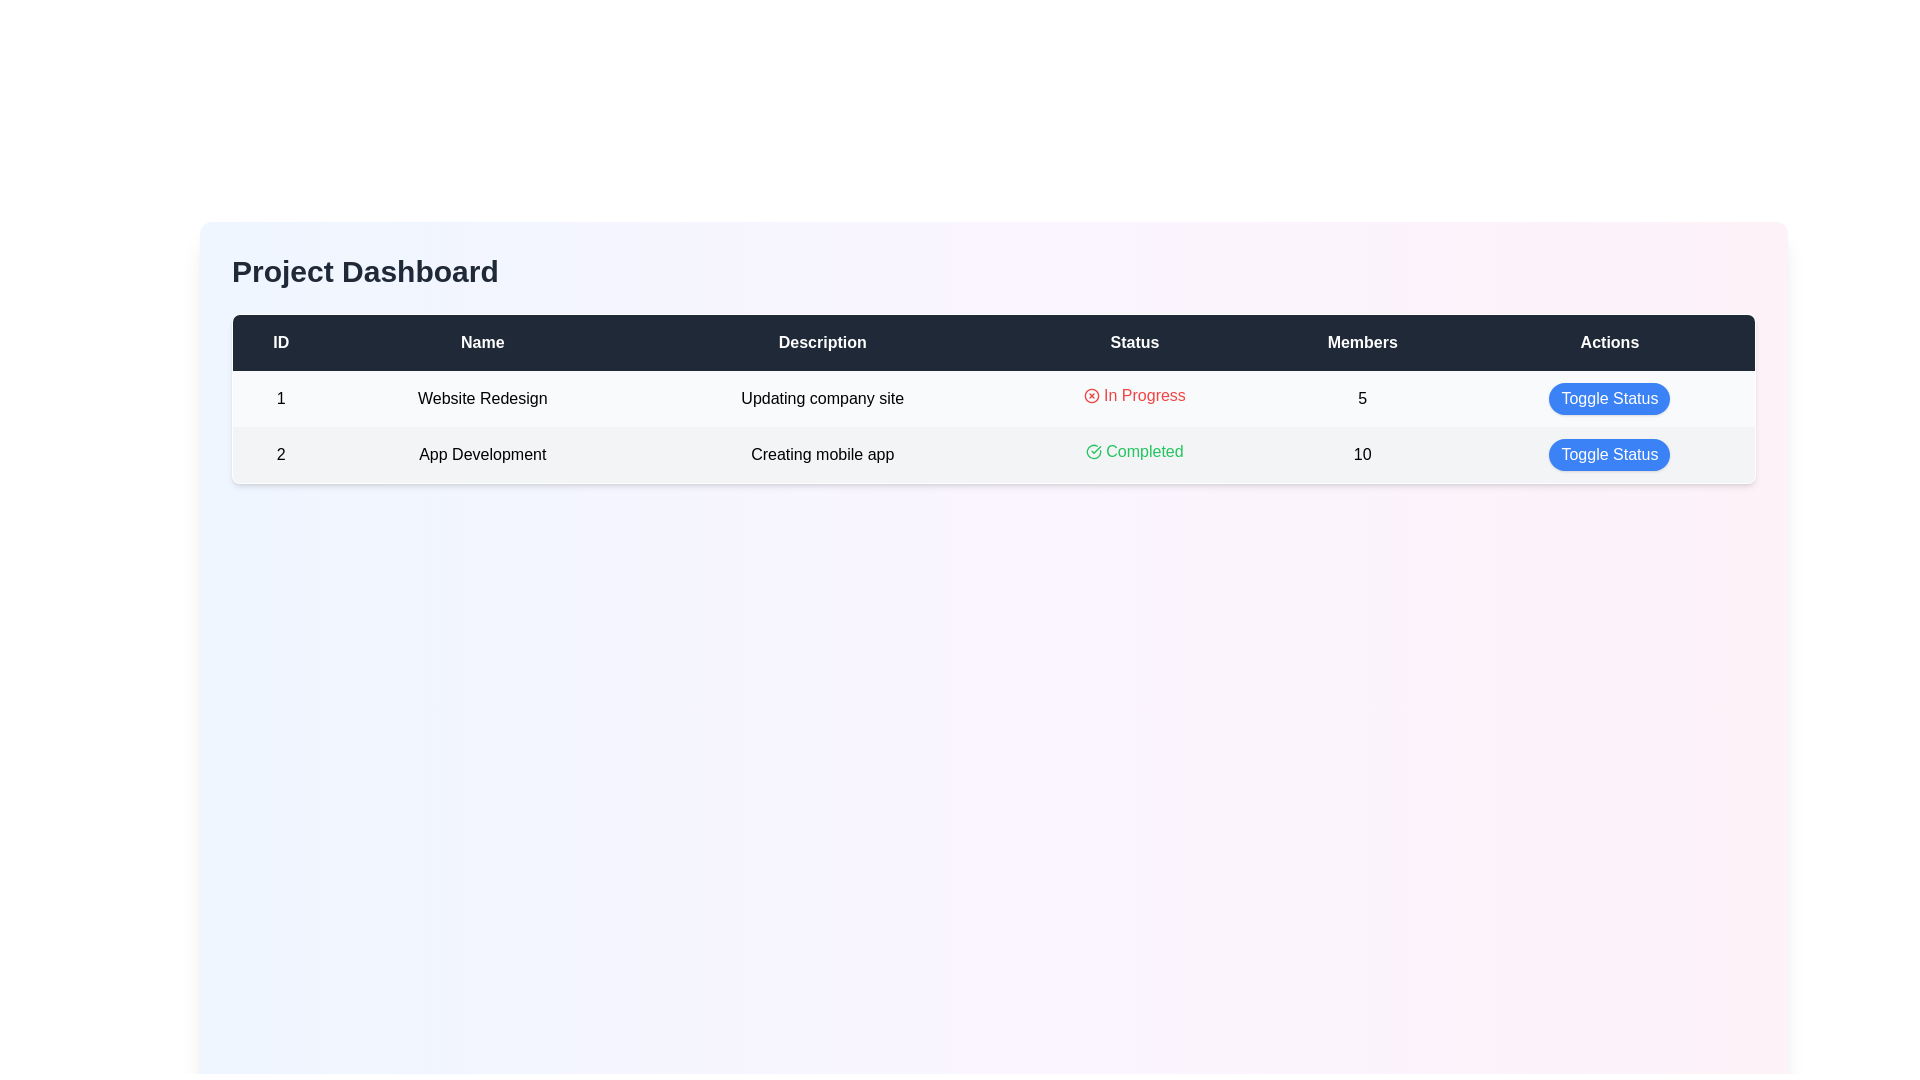  What do you see at coordinates (822, 455) in the screenshot?
I see `the description text for the project task titled 'App Development' located in the second row of the table under the 'Description' column` at bounding box center [822, 455].